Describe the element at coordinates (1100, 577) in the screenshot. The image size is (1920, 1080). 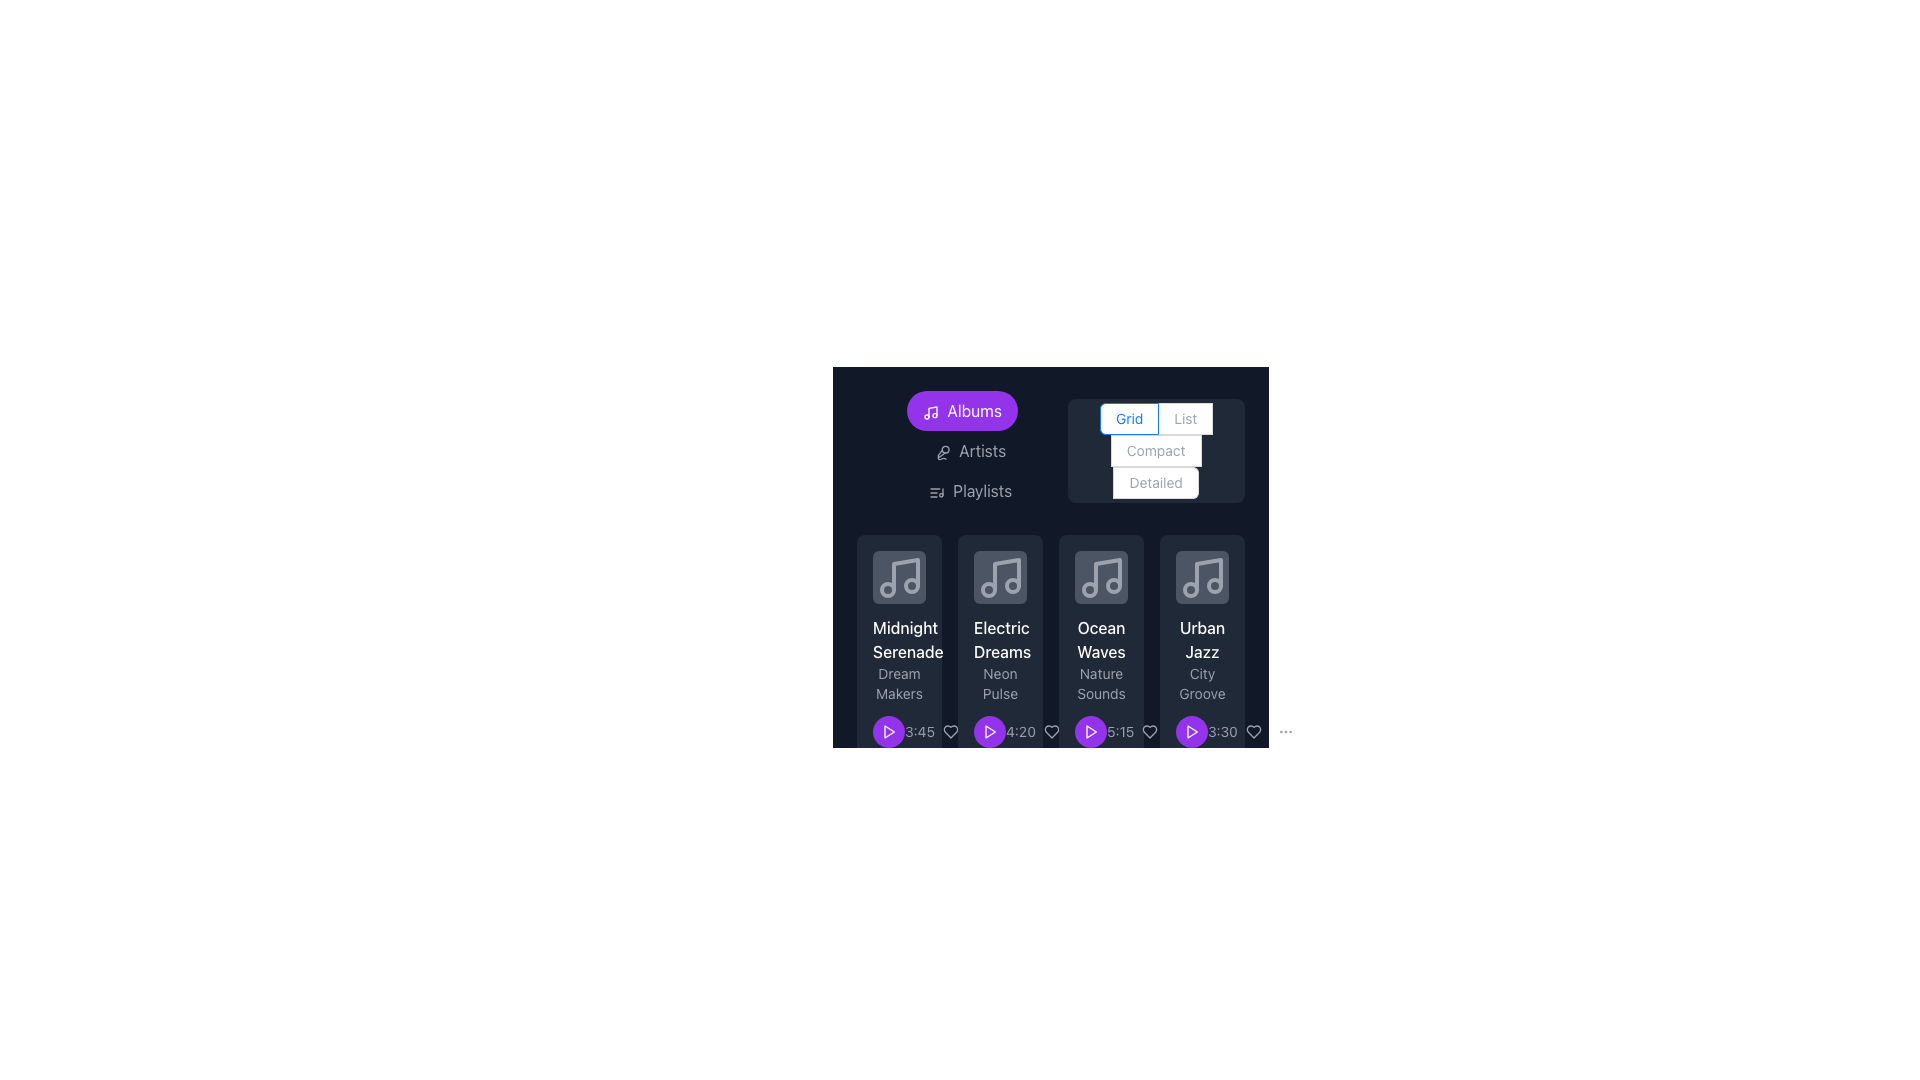
I see `the audio file icon representing 'Ocean Waves' in the third position of the card grid` at that location.